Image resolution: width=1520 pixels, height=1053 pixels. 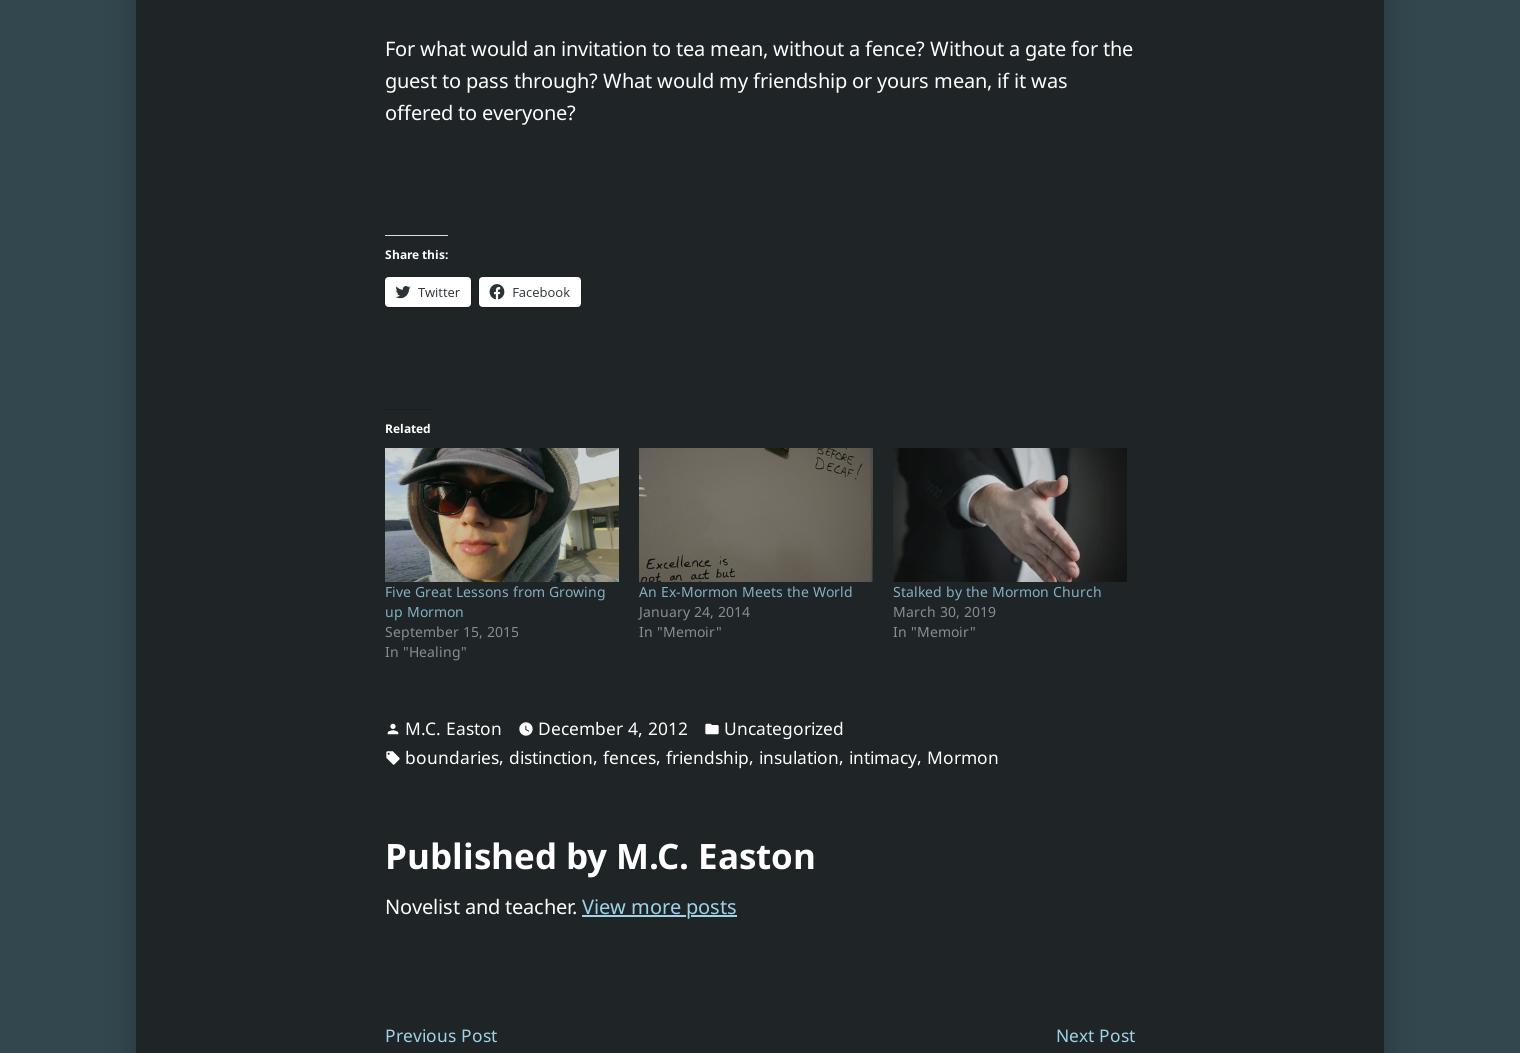 What do you see at coordinates (599, 854) in the screenshot?
I see `'Published by M.C. Easton'` at bounding box center [599, 854].